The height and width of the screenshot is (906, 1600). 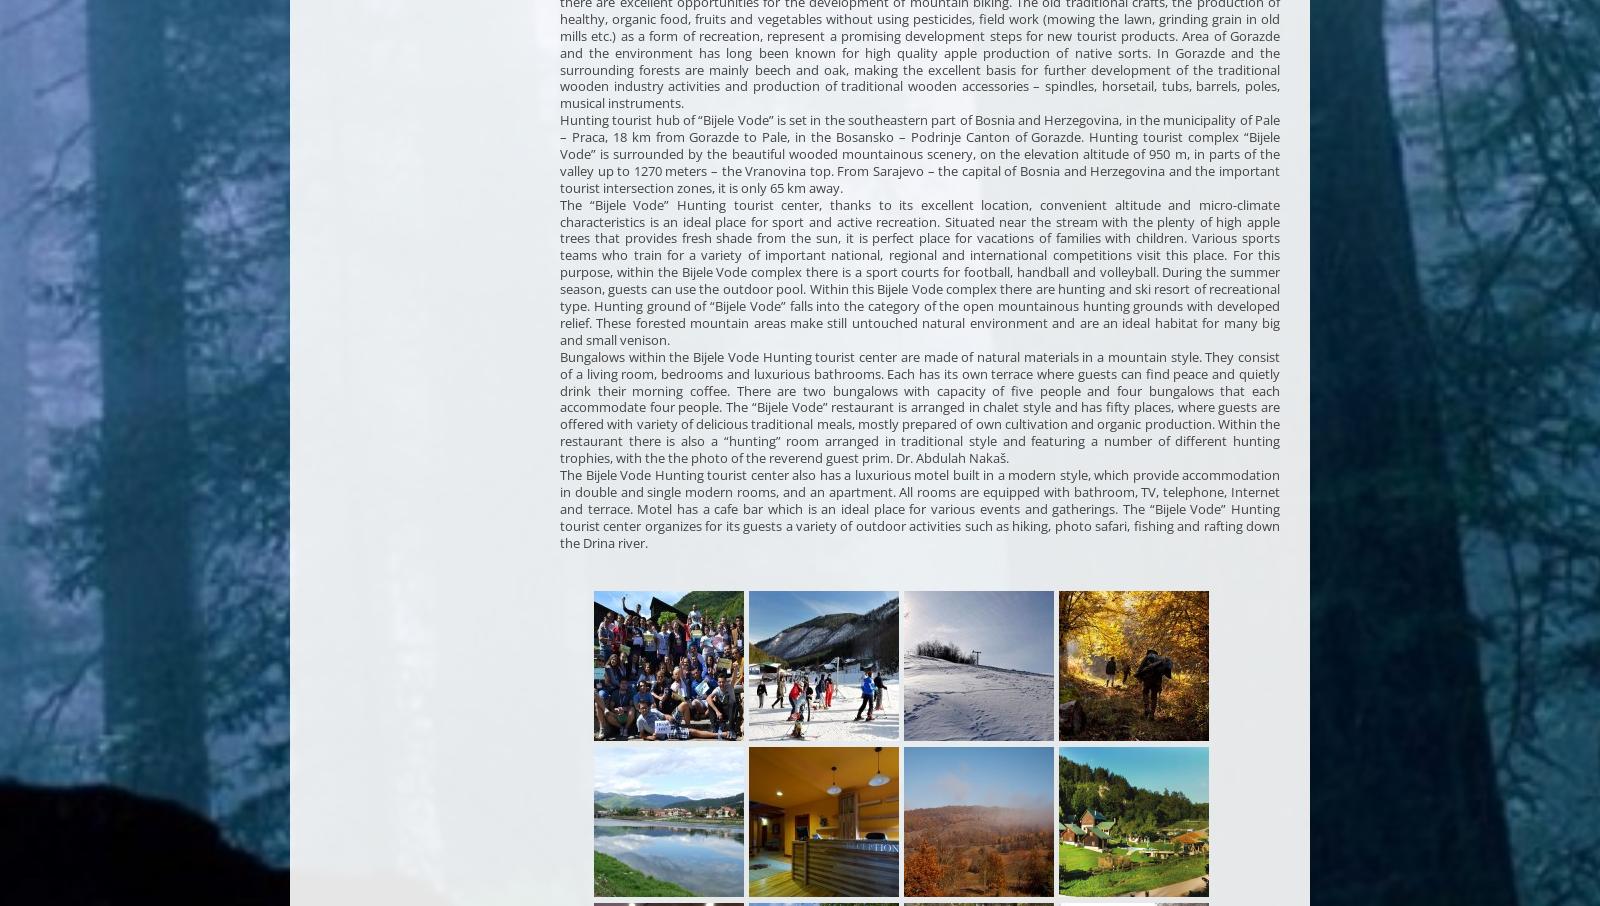 I want to click on 'the traditional', so click(x=1235, y=69).